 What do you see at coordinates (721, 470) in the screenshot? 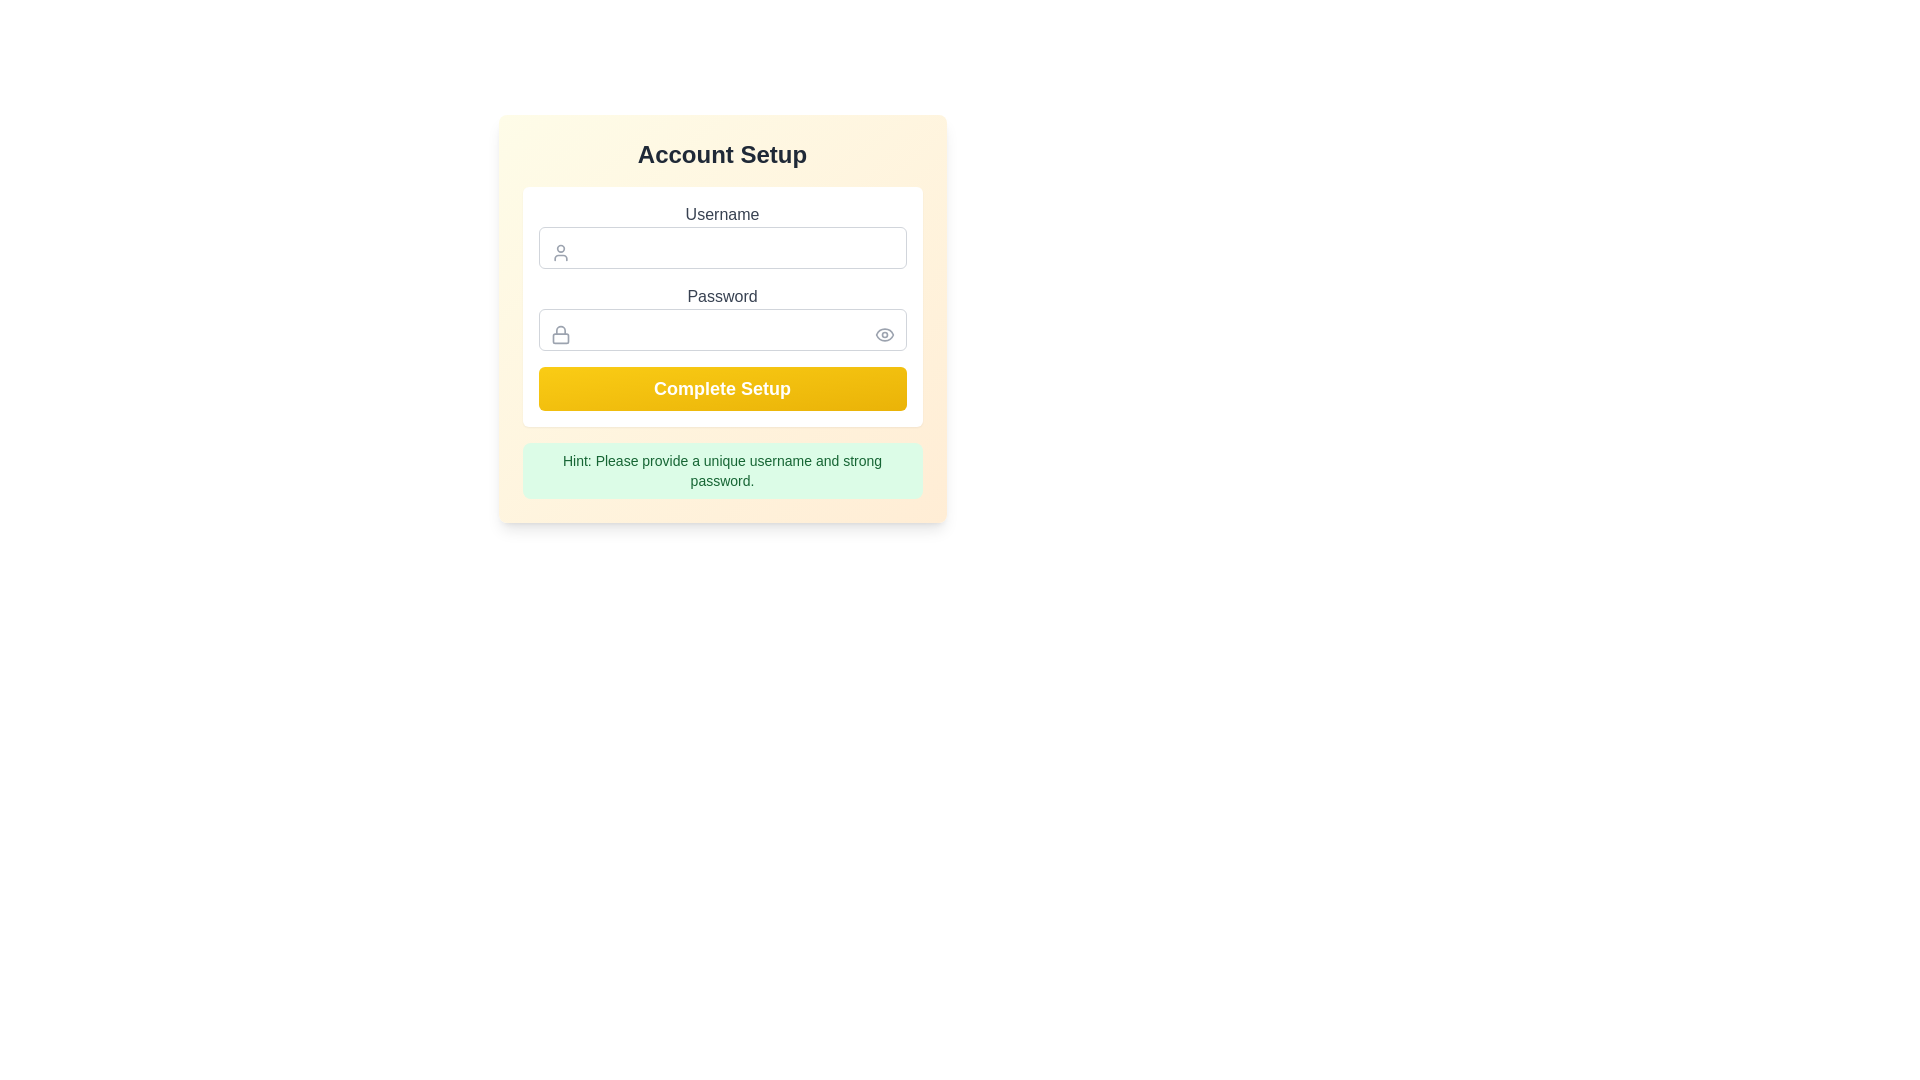
I see `the static informational text box that provides guidance for creating a username and password, located below the 'Complete Setup' button` at bounding box center [721, 470].